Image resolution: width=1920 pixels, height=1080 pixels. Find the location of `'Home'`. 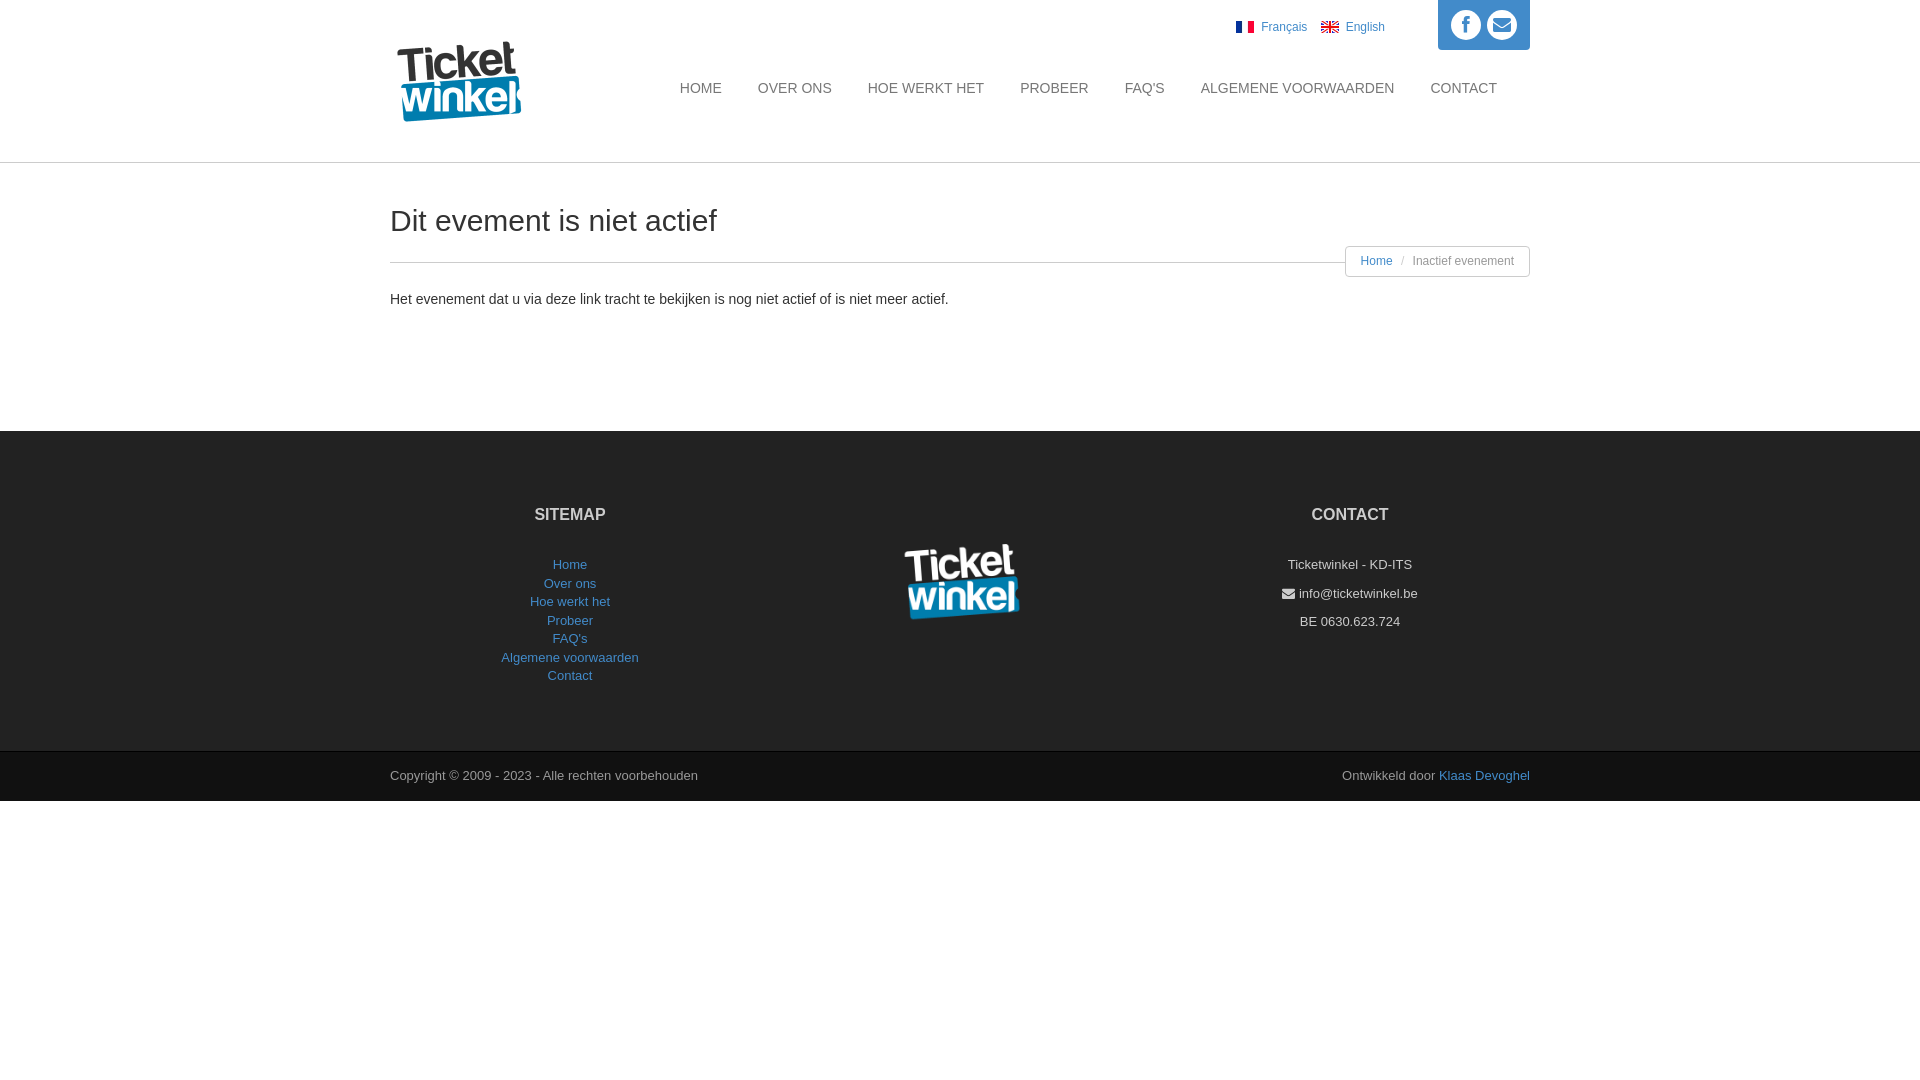

'Home' is located at coordinates (1376, 260).